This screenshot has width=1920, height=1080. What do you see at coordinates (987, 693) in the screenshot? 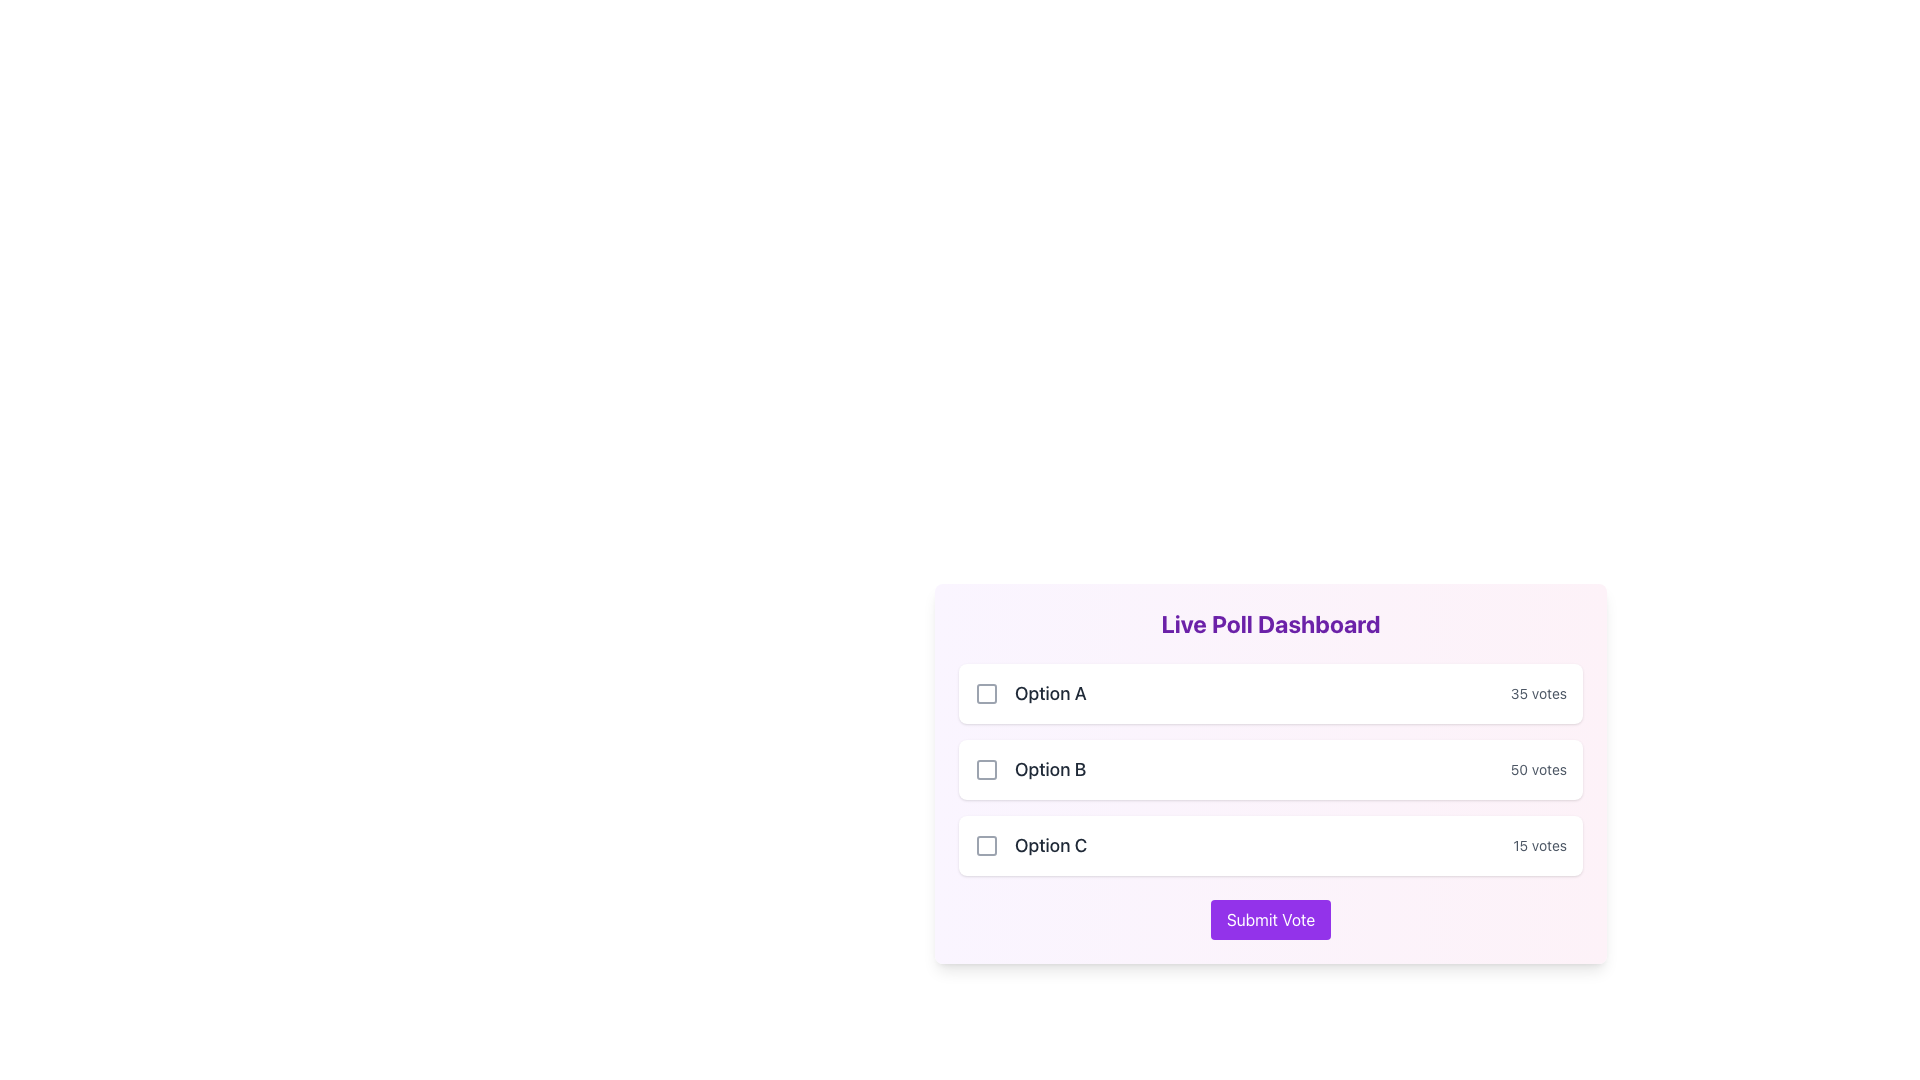
I see `the checkbox located to the left of the text label 'Option A' in the voting options list` at bounding box center [987, 693].